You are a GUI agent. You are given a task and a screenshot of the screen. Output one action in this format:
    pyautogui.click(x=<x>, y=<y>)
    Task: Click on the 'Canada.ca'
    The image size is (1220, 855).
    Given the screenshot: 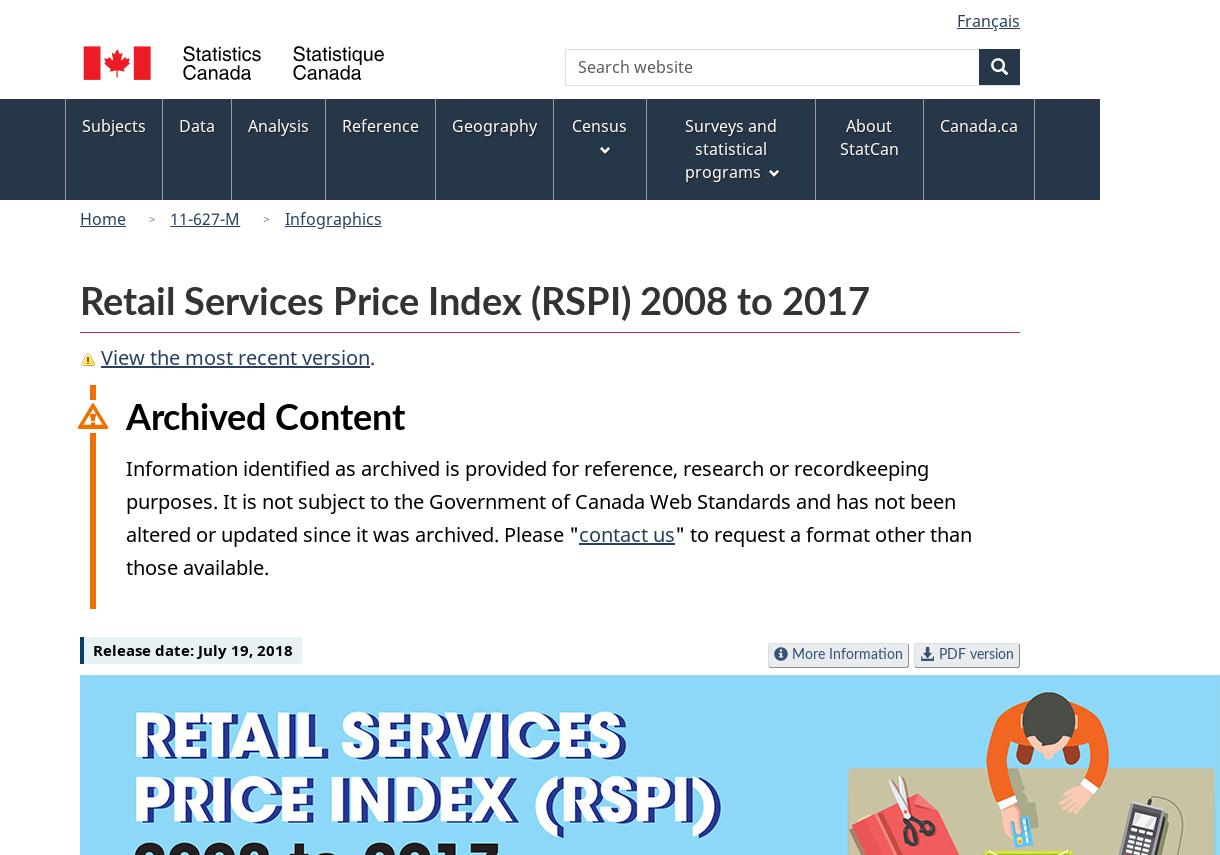 What is the action you would take?
    pyautogui.click(x=976, y=124)
    